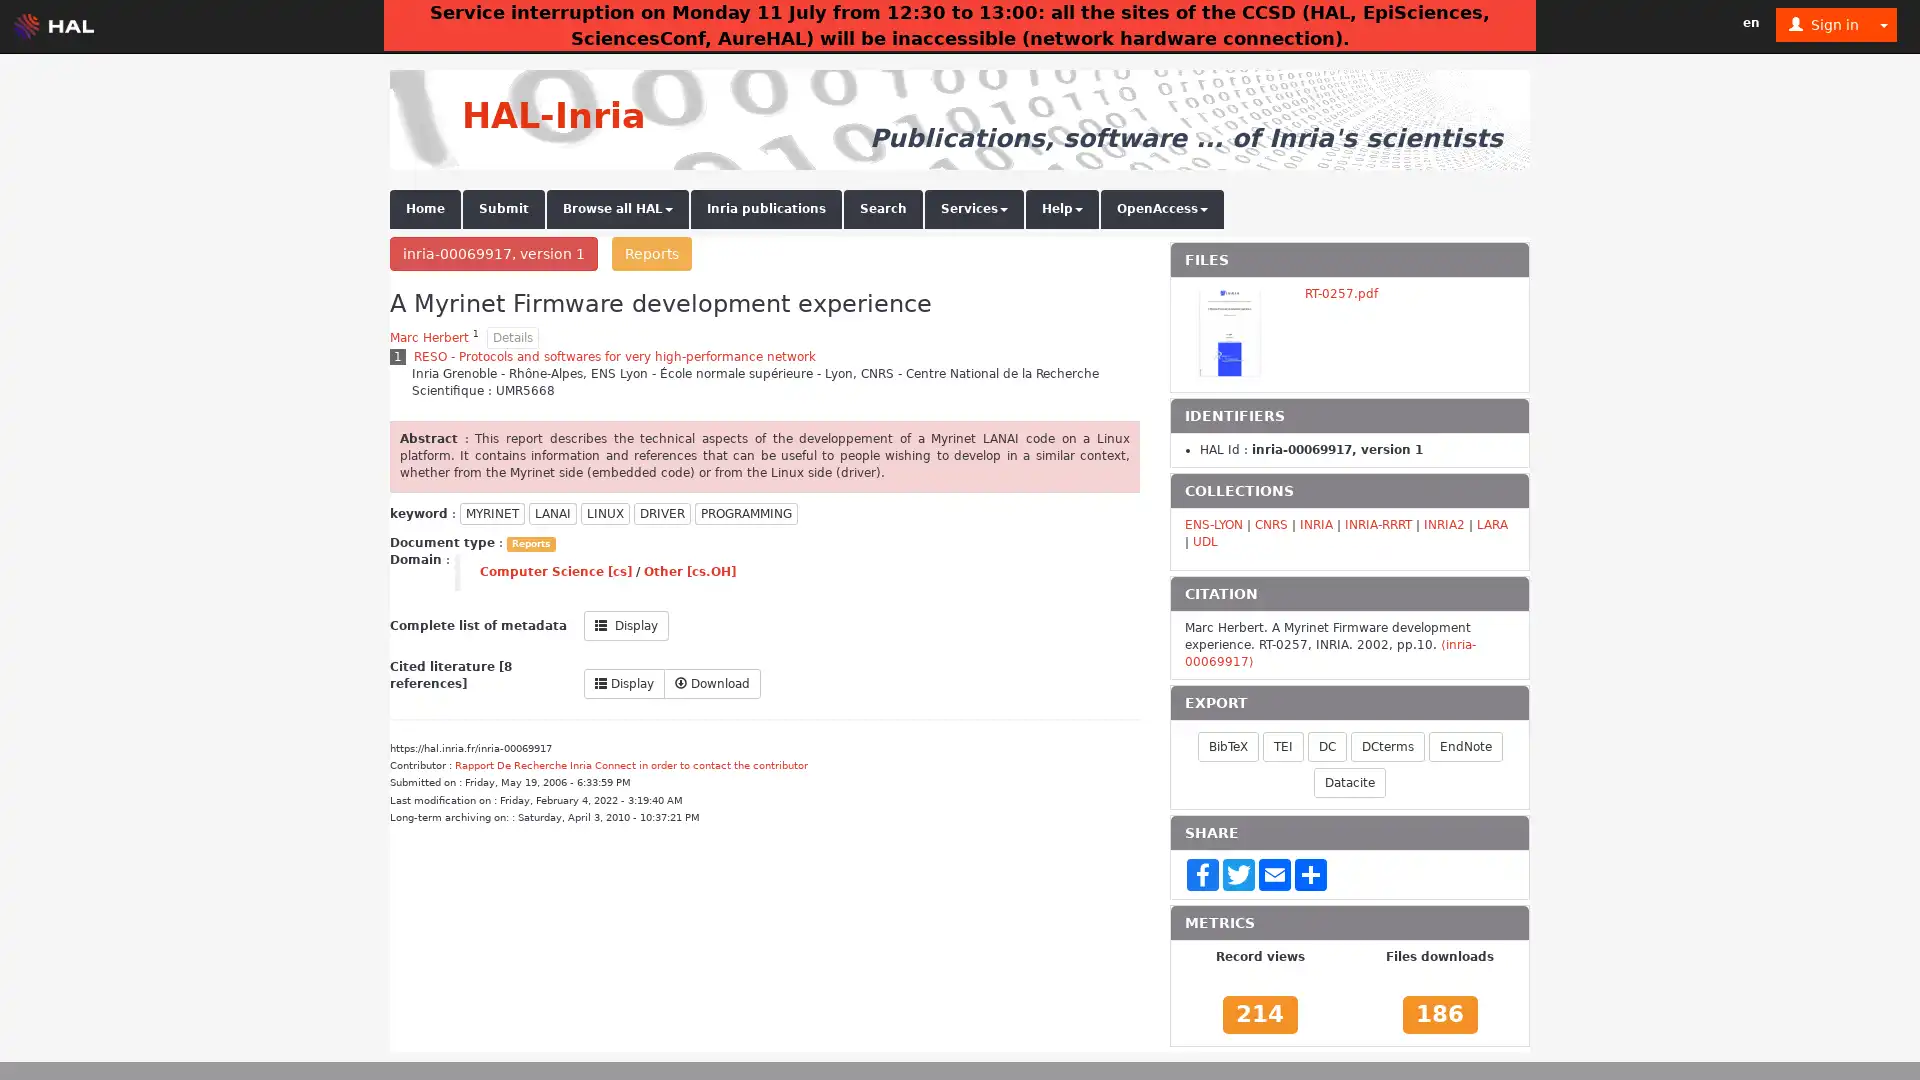 The image size is (1920, 1080). I want to click on Datacite, so click(1349, 781).